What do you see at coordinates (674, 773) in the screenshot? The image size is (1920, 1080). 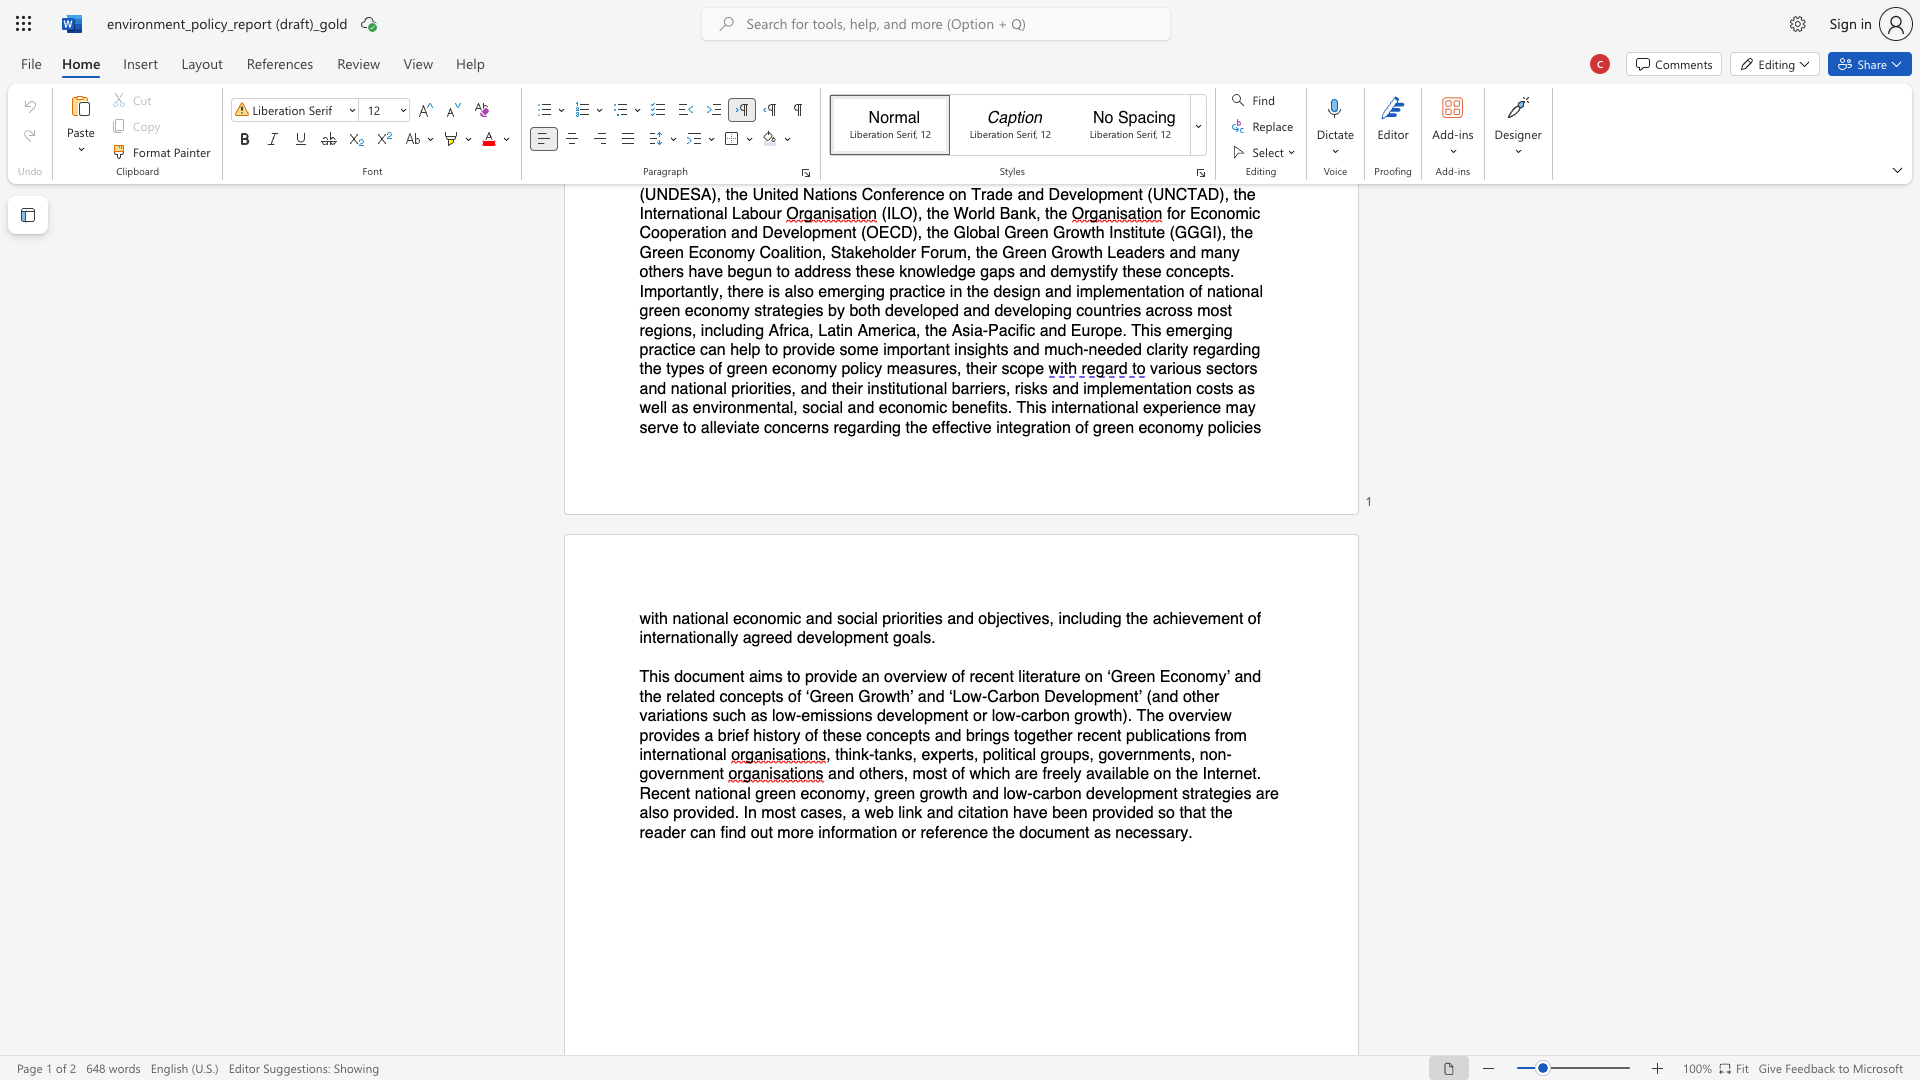 I see `the subset text "rn" within the text ", think‐tanks, experts, political groups, governments, non‐government"` at bounding box center [674, 773].